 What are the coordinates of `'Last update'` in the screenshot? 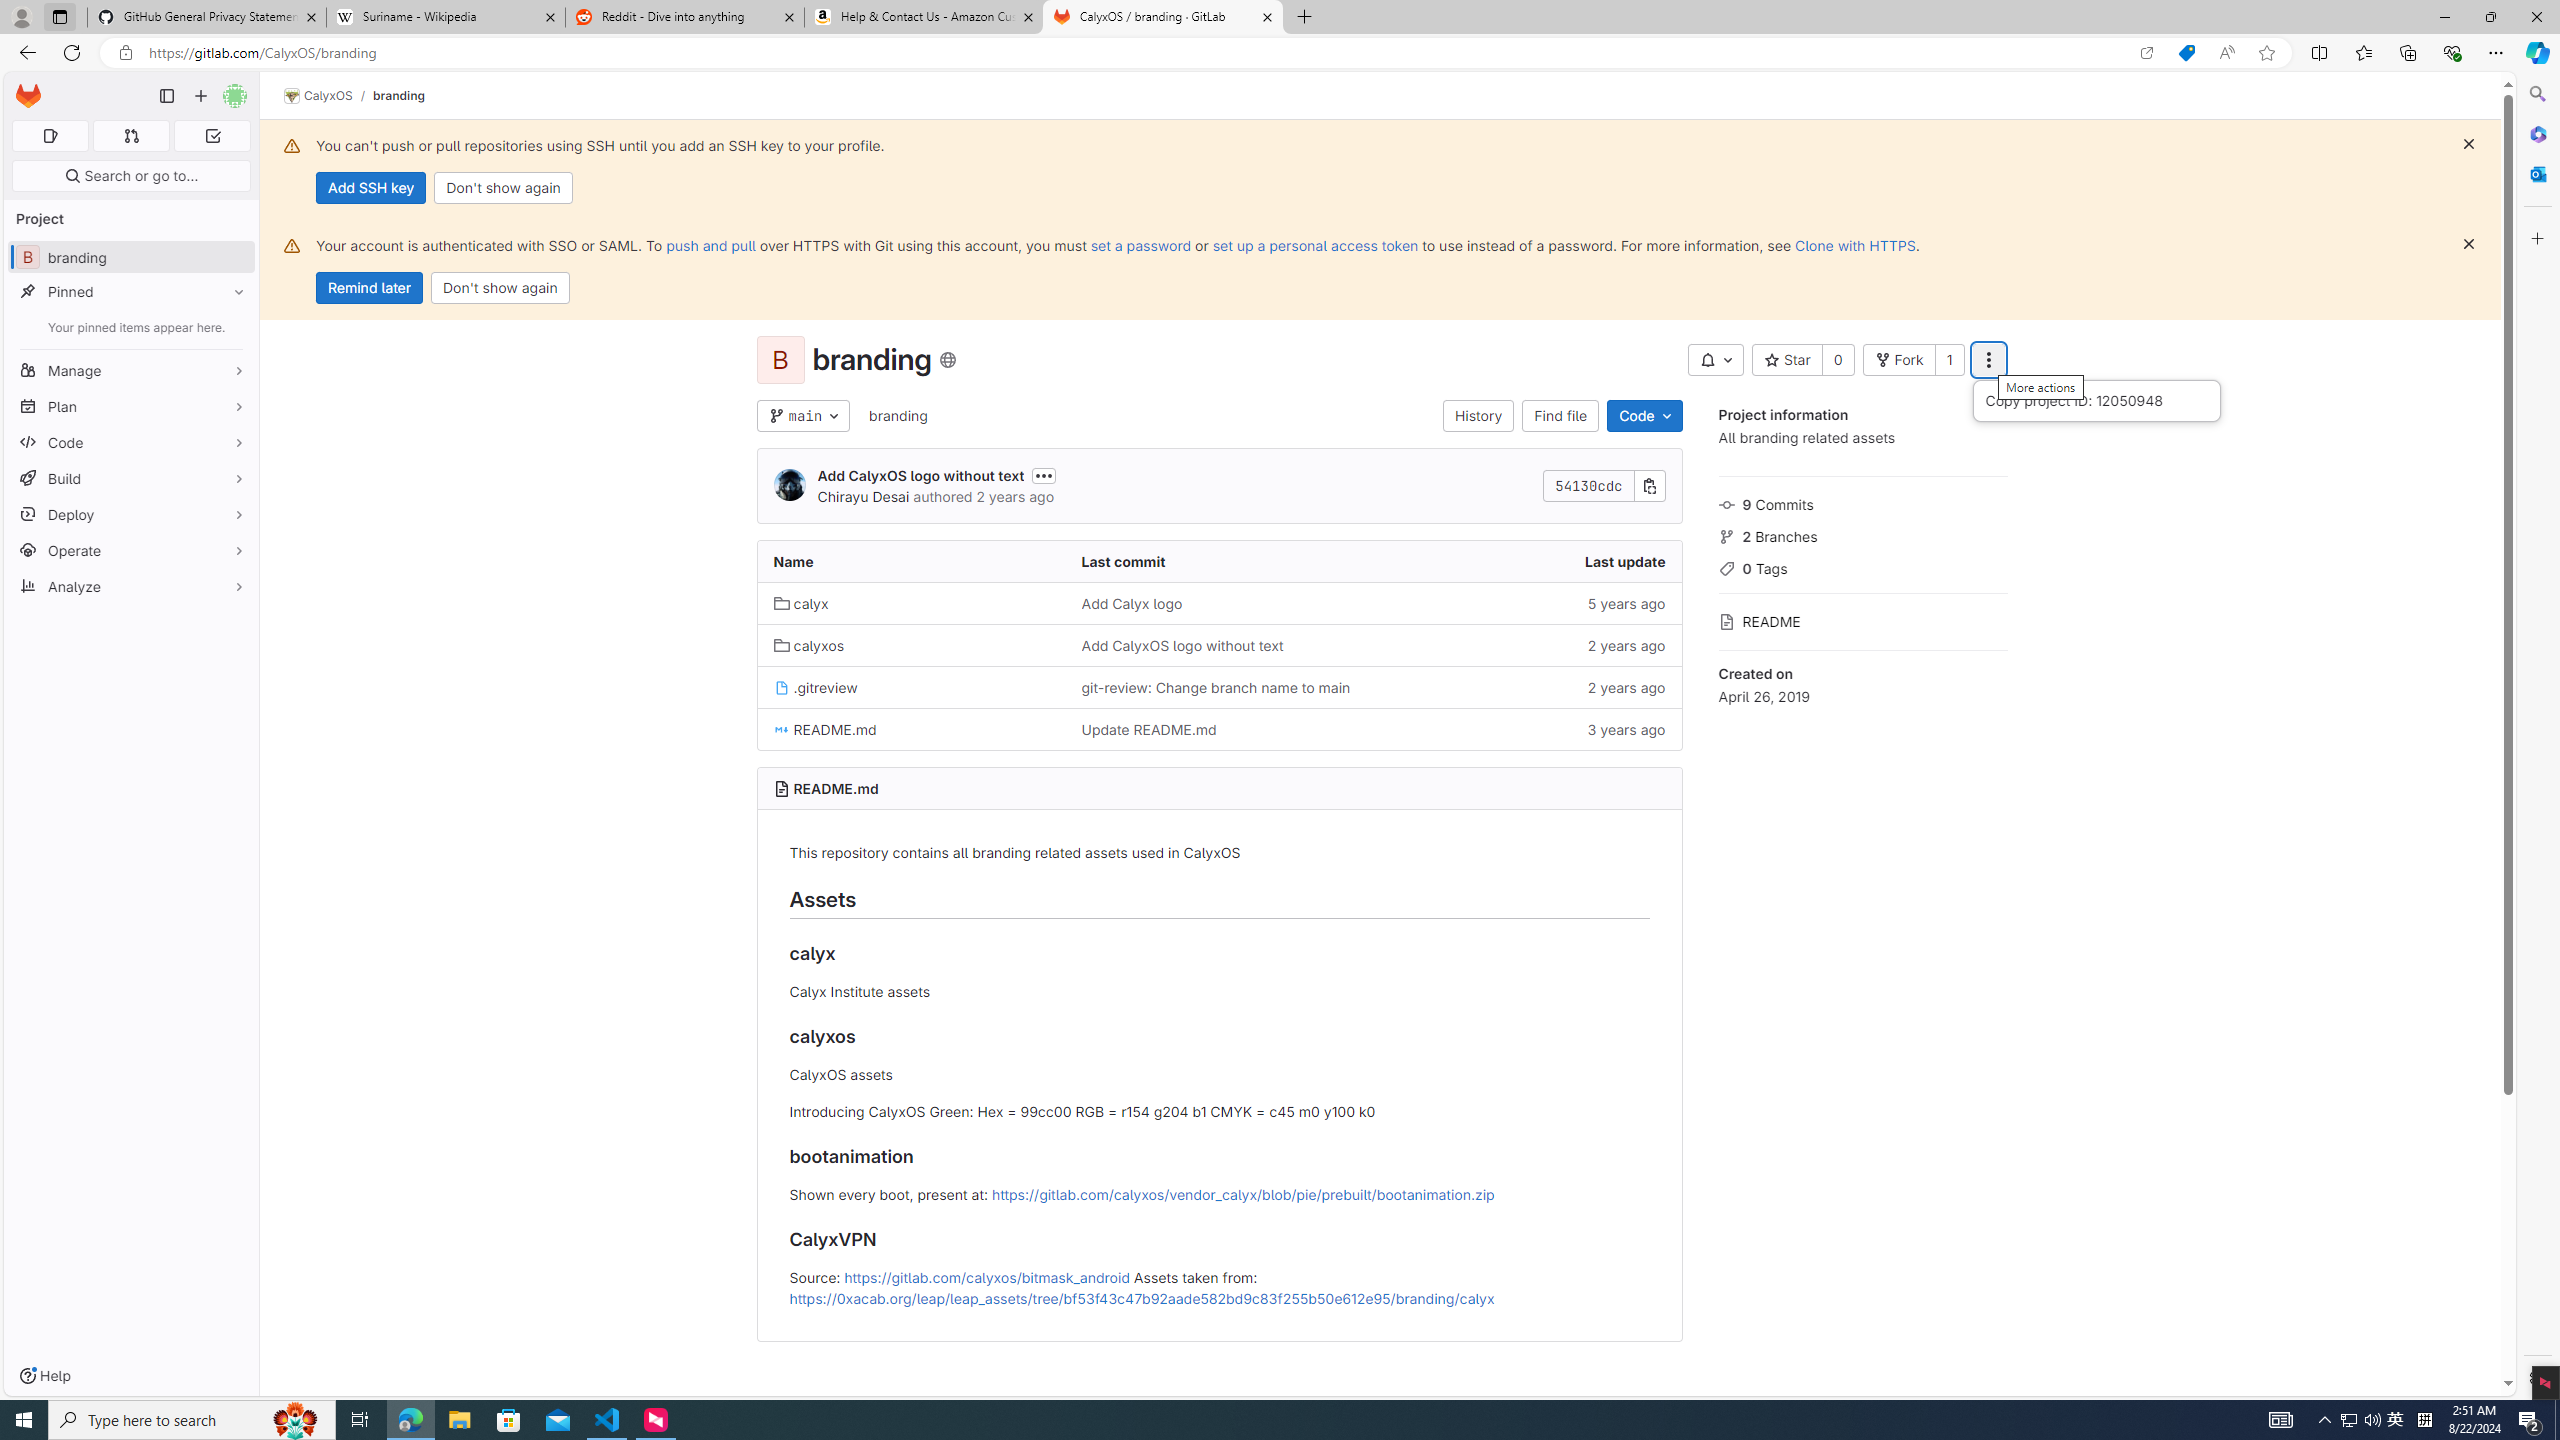 It's located at (1526, 562).